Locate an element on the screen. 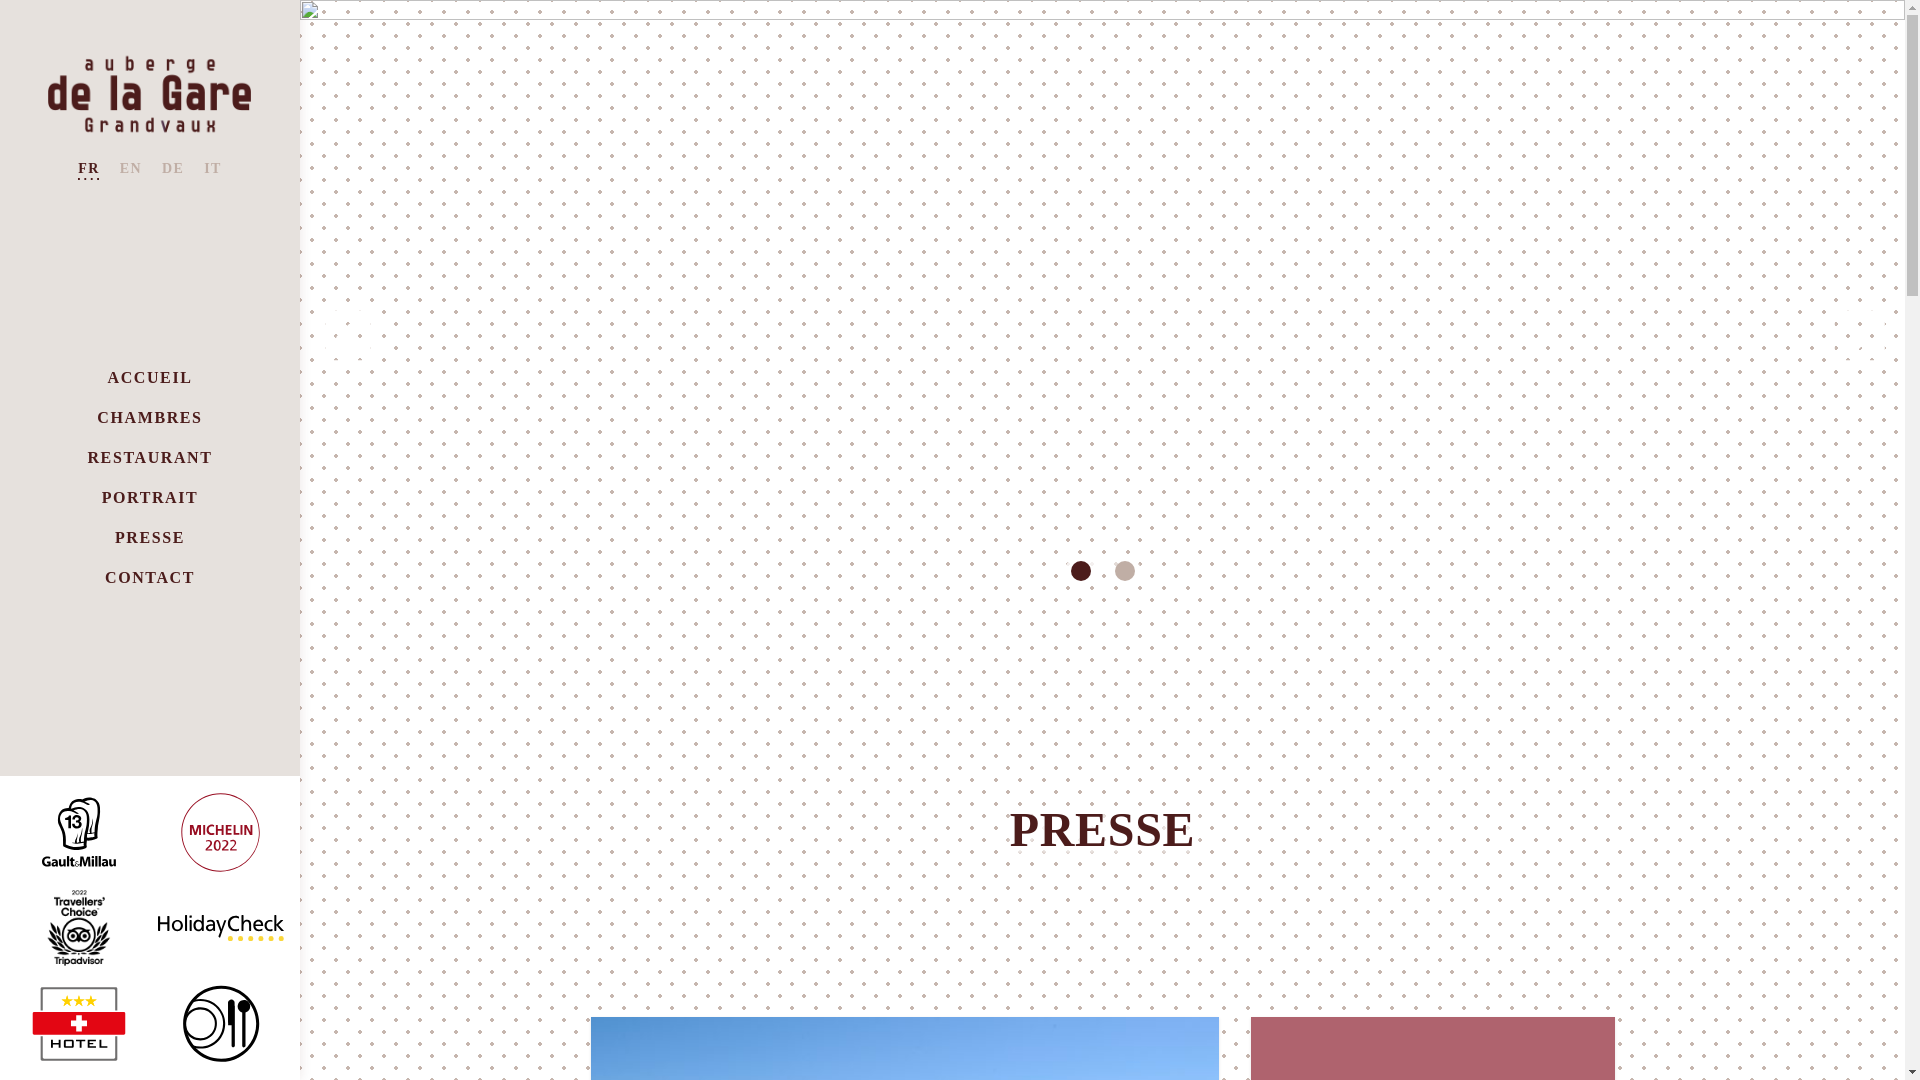 This screenshot has width=1920, height=1080. 'Aller au contenu principal' is located at coordinates (0, 0).